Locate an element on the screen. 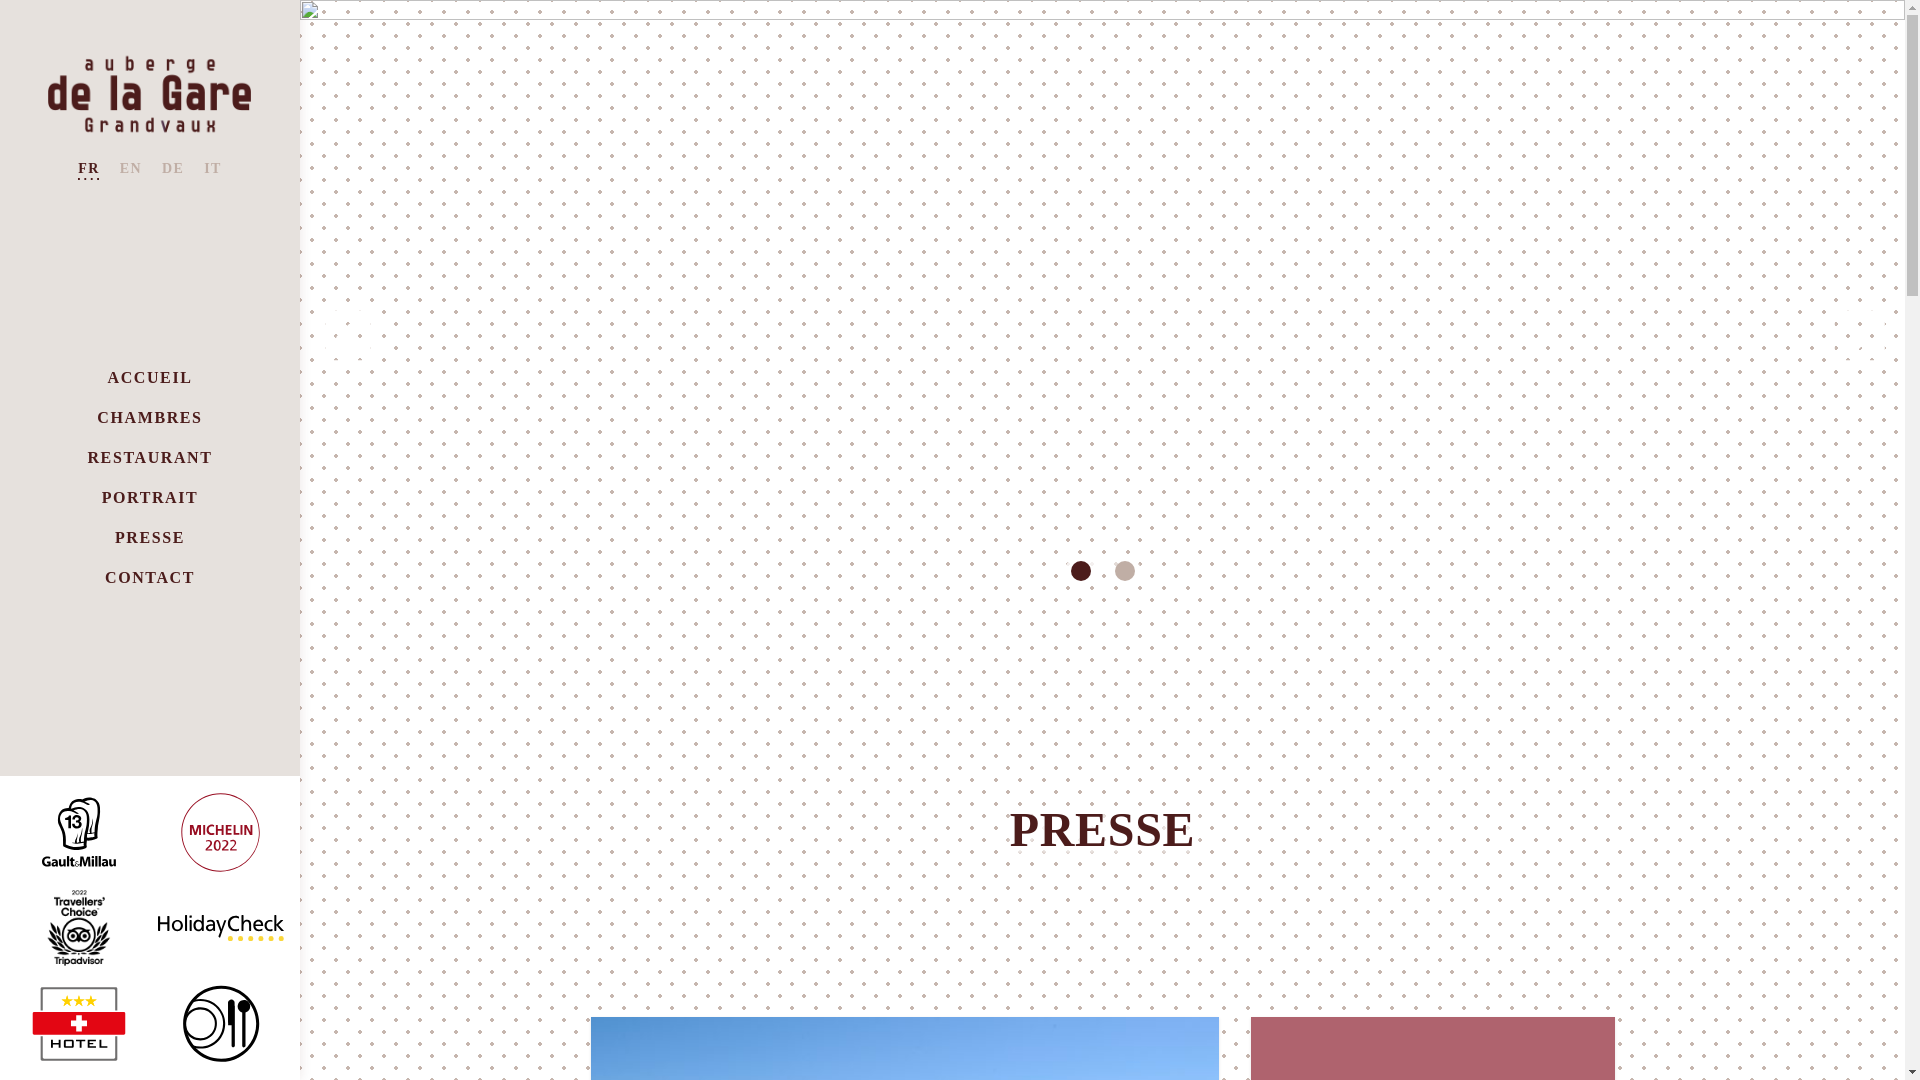 This screenshot has width=1920, height=1080. 'Aller au contenu principal' is located at coordinates (0, 0).